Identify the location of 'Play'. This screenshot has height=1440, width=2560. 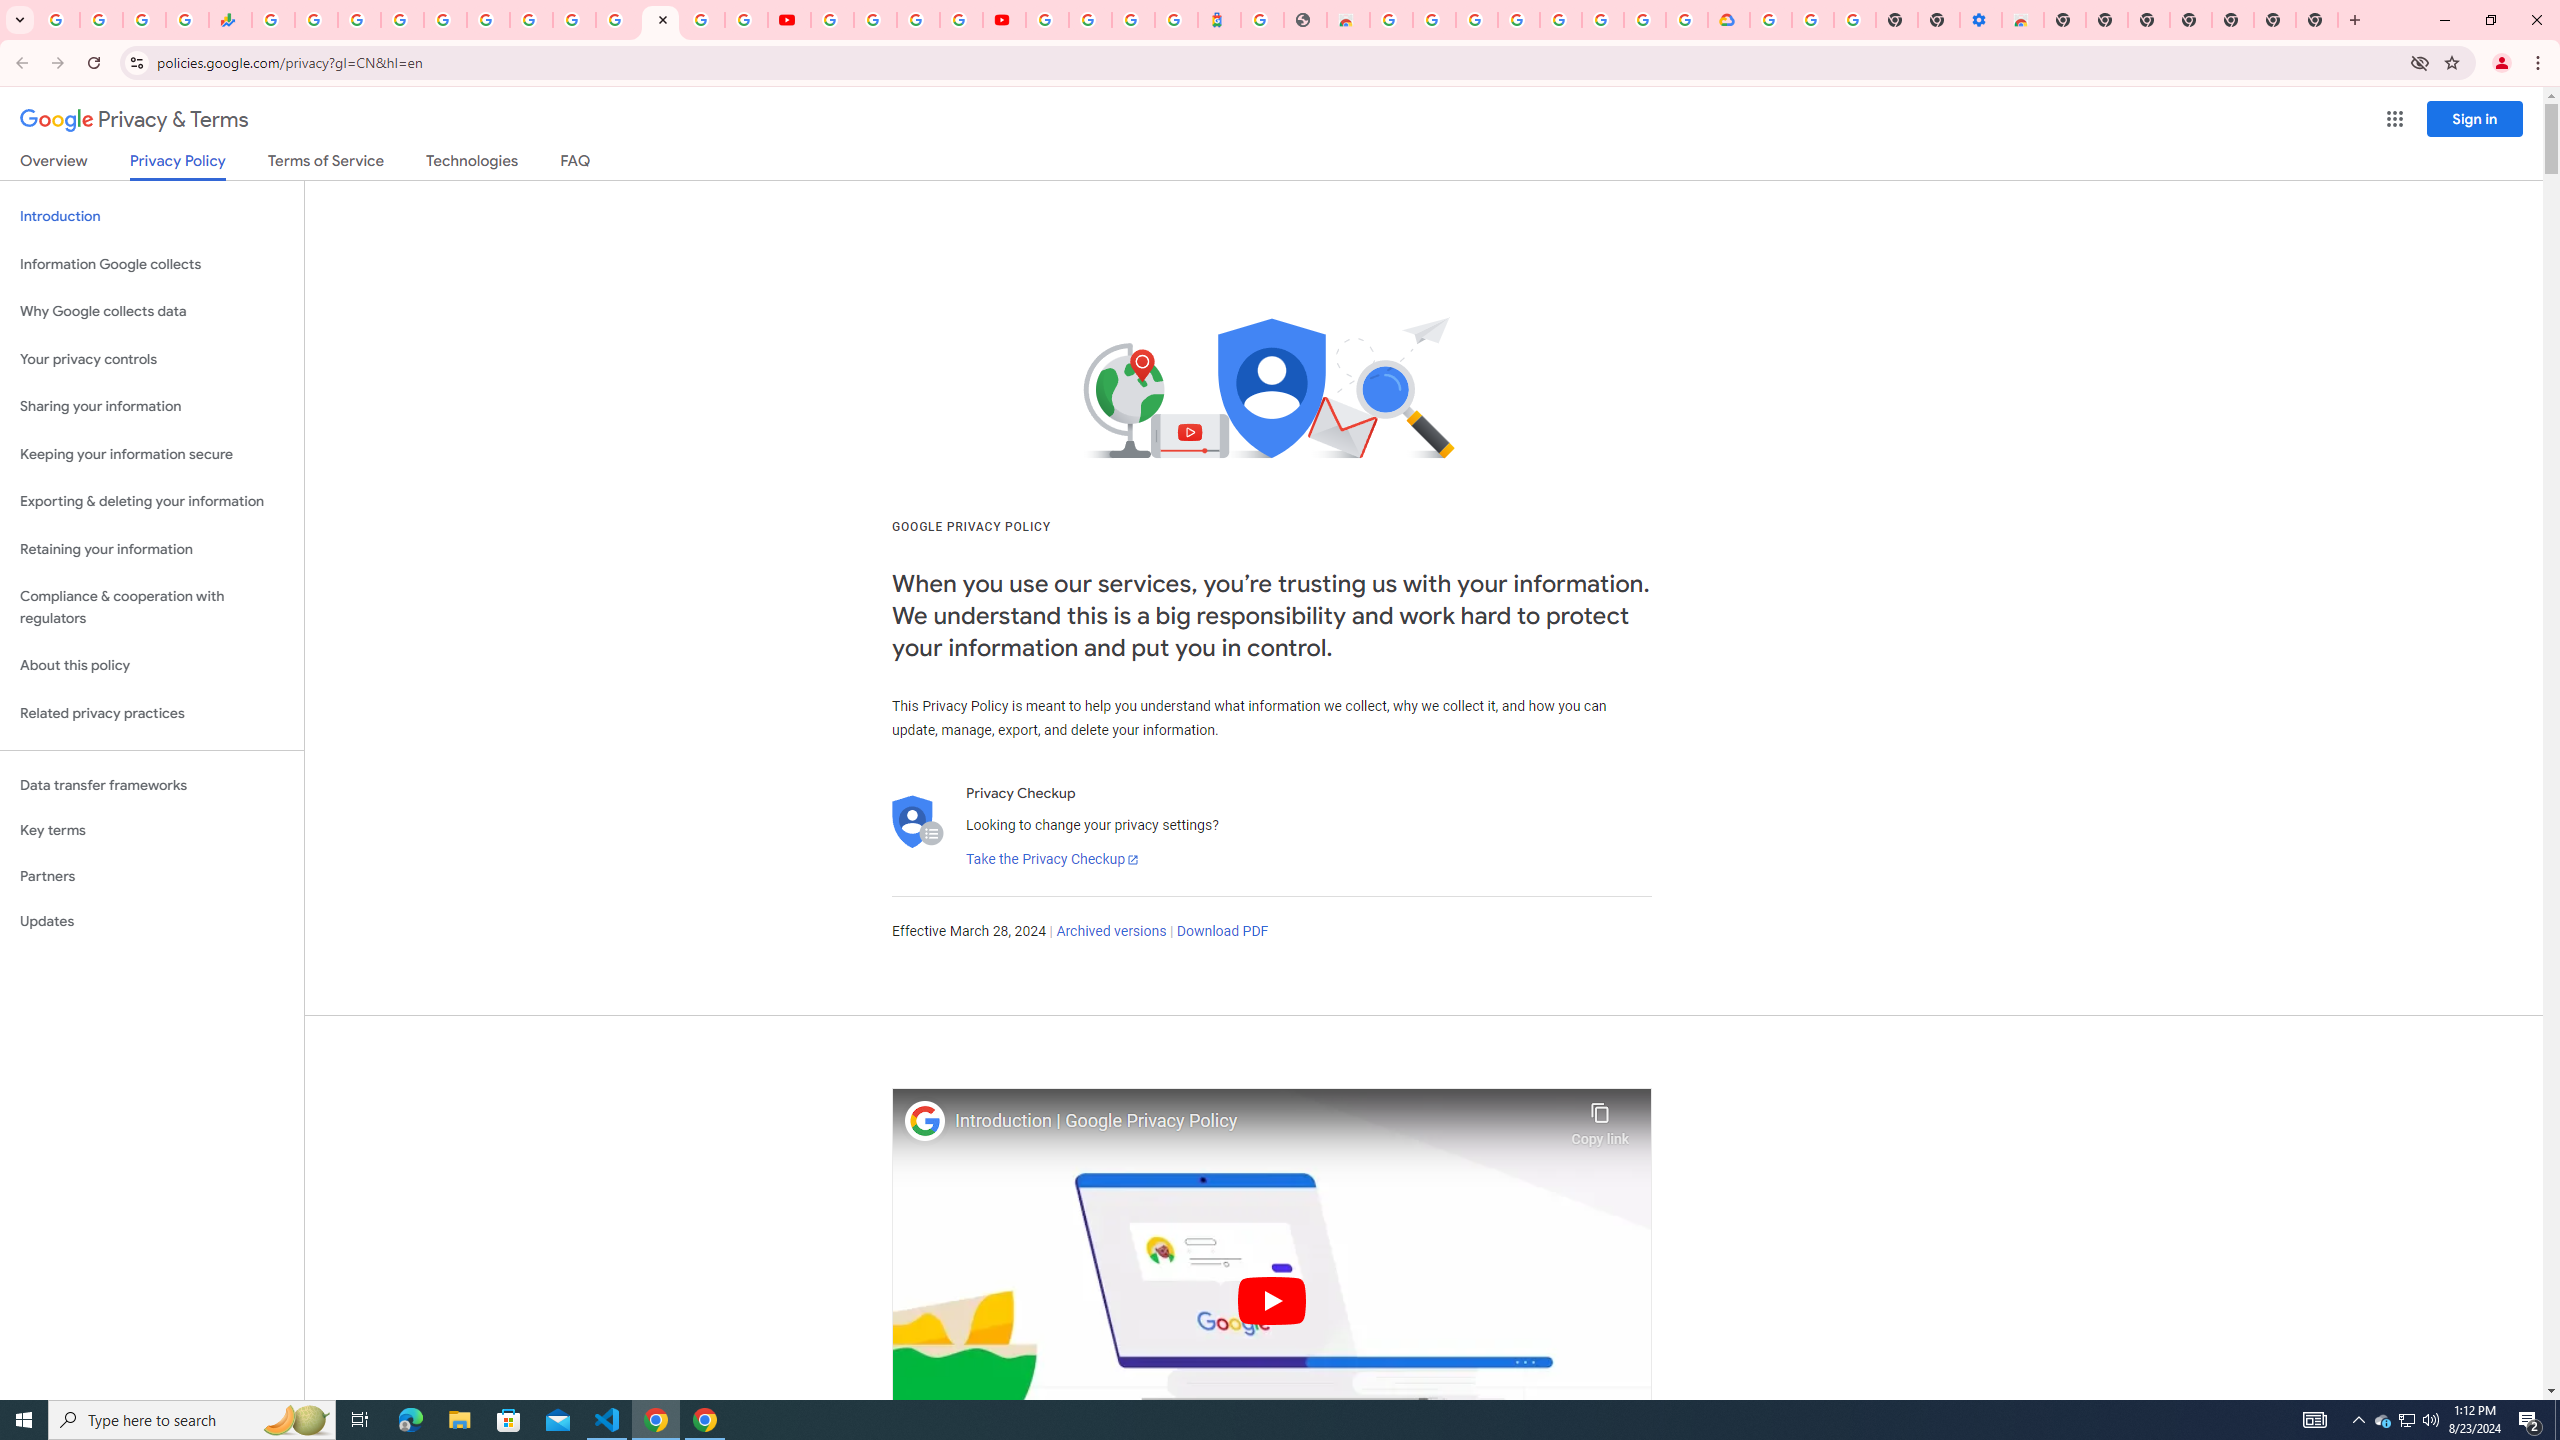
(1271, 1299).